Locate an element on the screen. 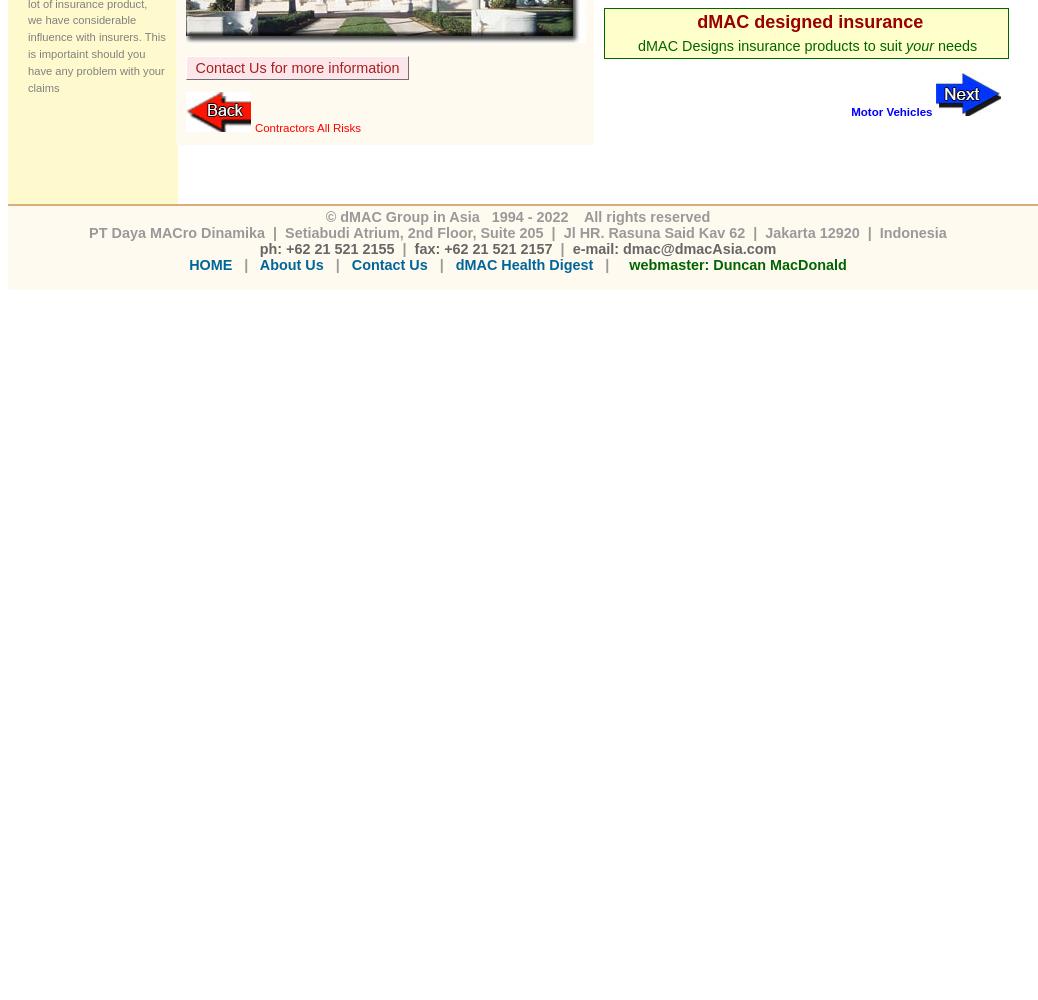  'Setiabudi Atrium, 2nd Floor, Suite 205' is located at coordinates (413, 231).